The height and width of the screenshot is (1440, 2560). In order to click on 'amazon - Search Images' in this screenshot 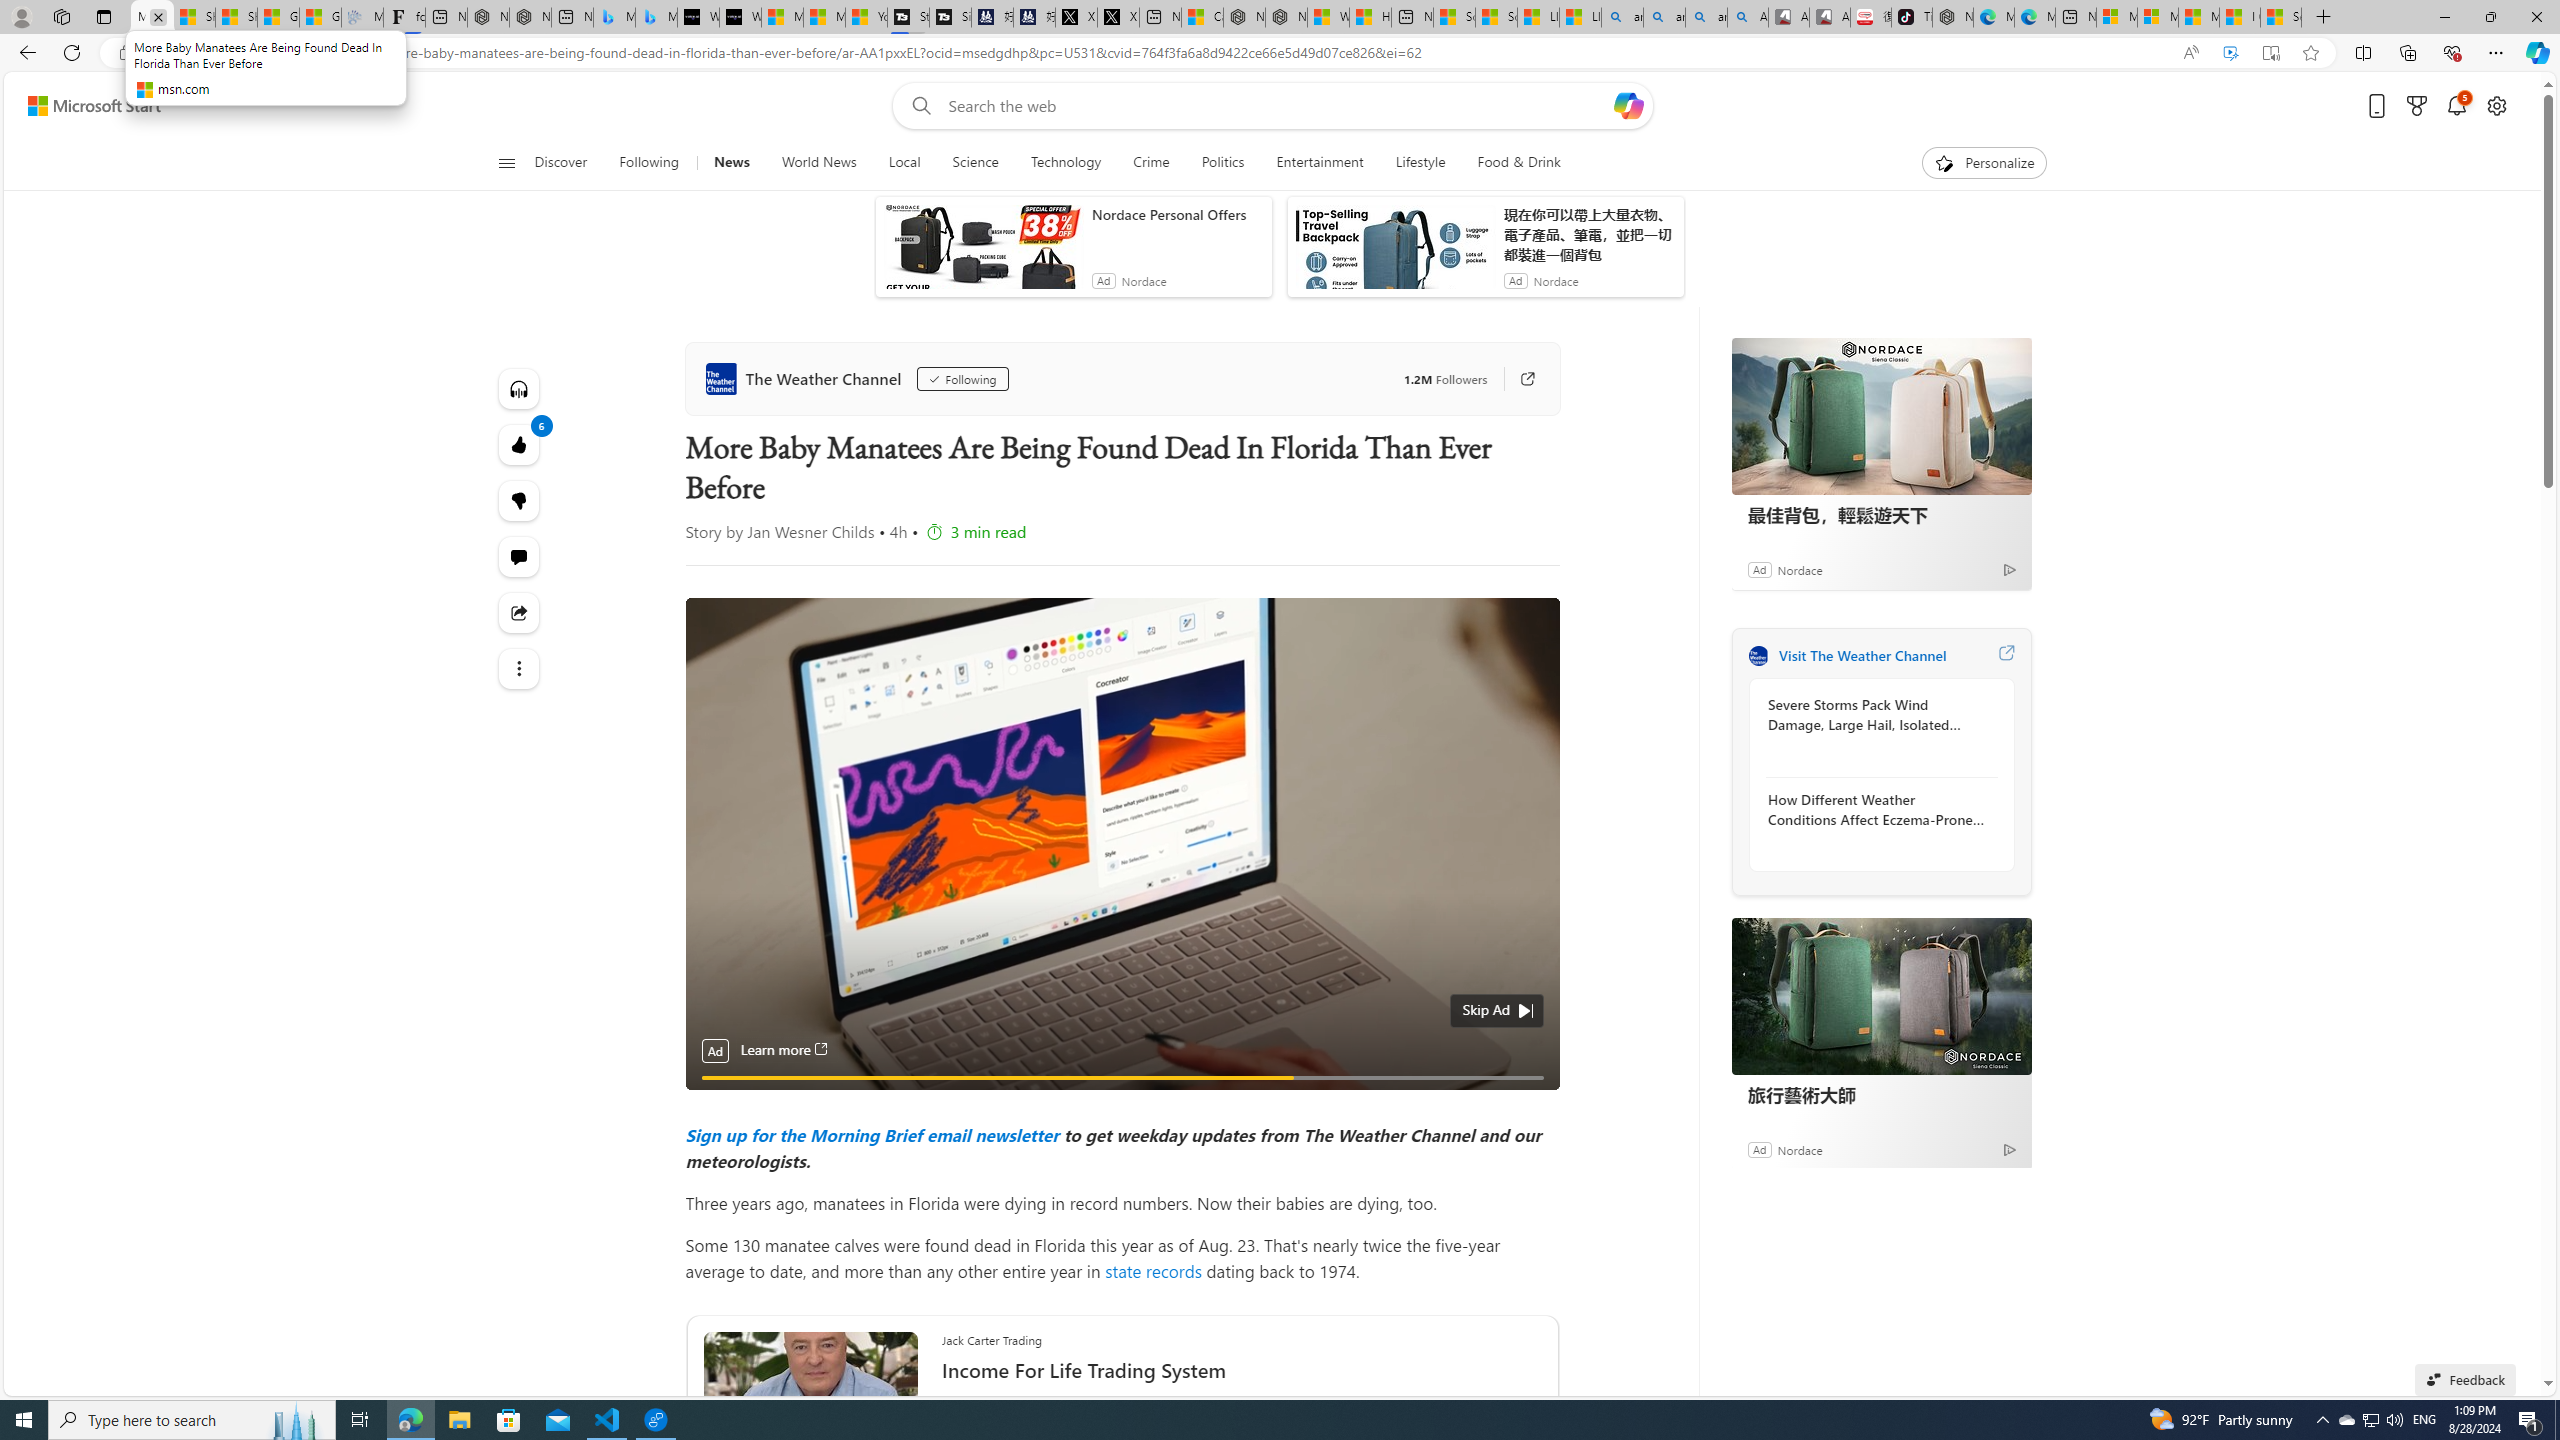, I will do `click(1705, 16)`.